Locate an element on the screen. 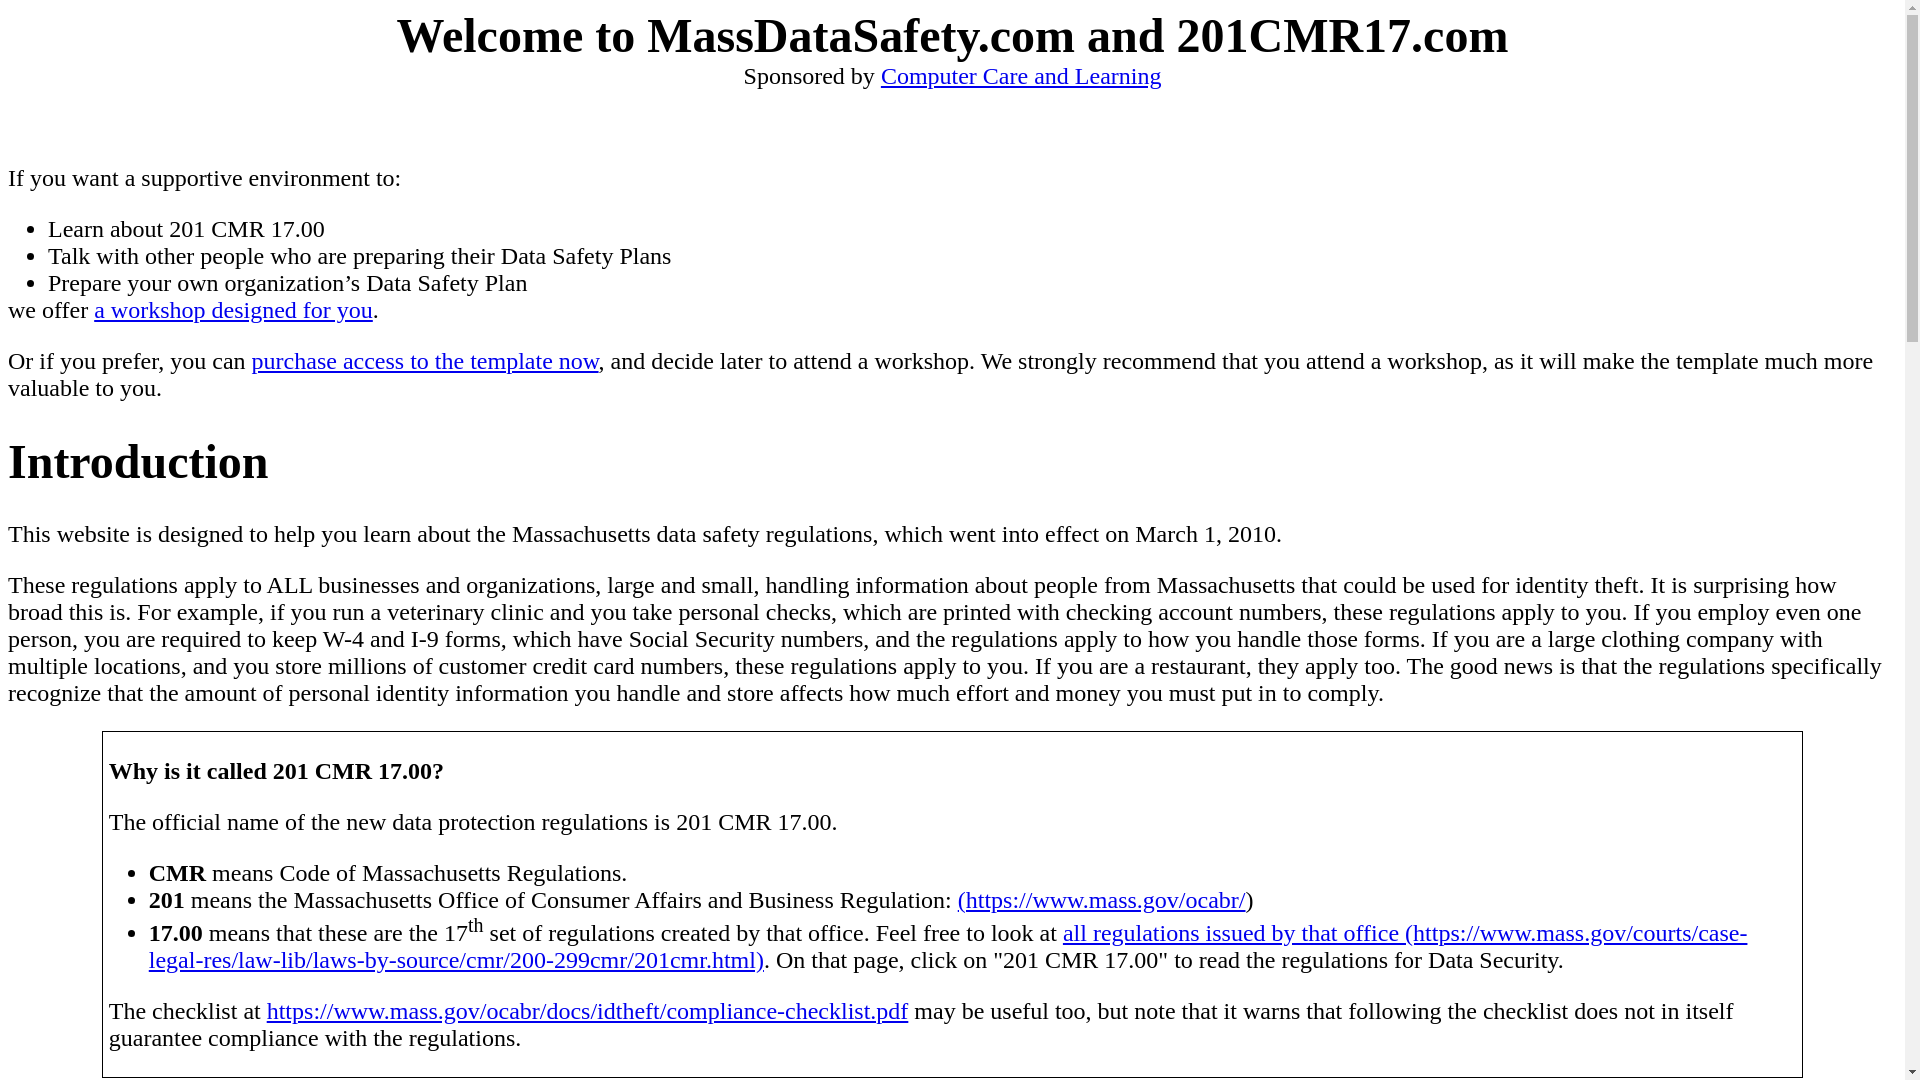  '(https://www.mass.gov/ocabr/' is located at coordinates (1101, 898).